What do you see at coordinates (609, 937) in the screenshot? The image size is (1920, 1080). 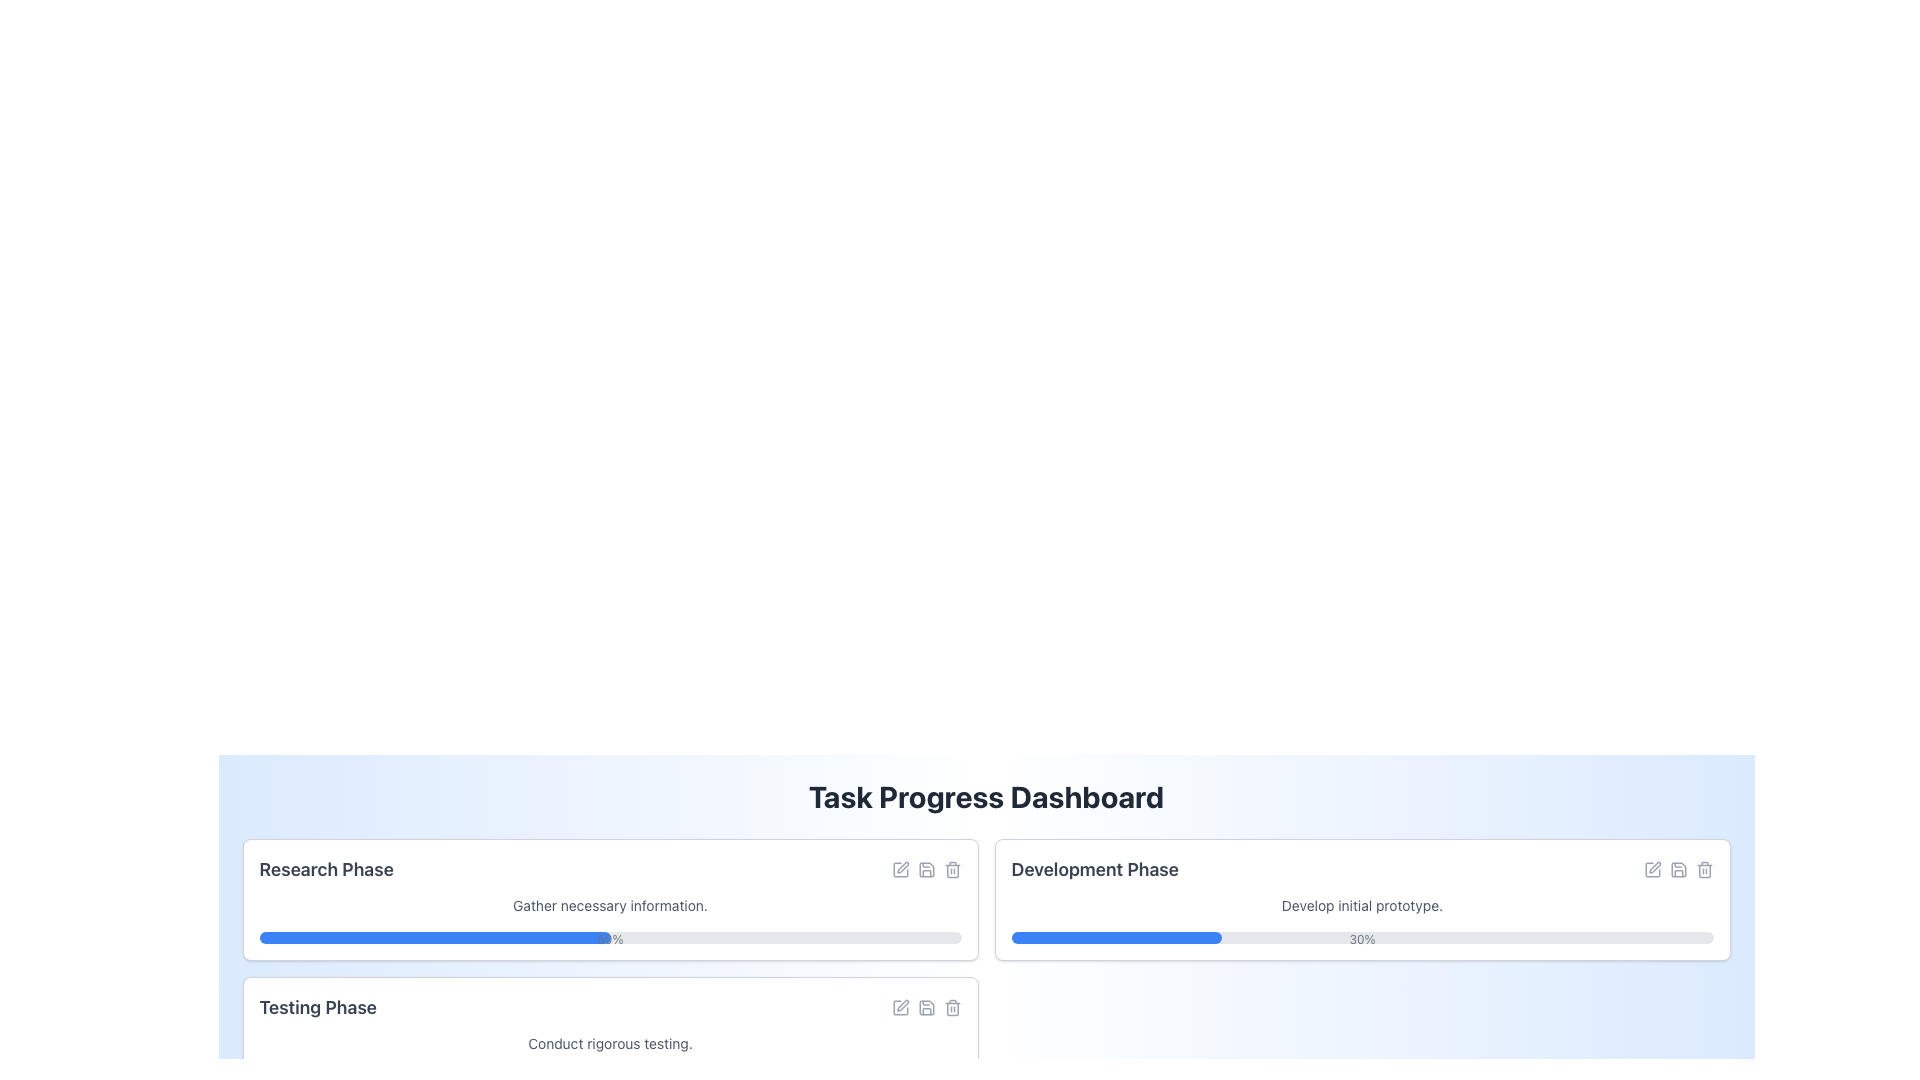 I see `the progress bar at the bottom of the 'Research Phase' card in the 'Task Progress Dashboard'` at bounding box center [609, 937].